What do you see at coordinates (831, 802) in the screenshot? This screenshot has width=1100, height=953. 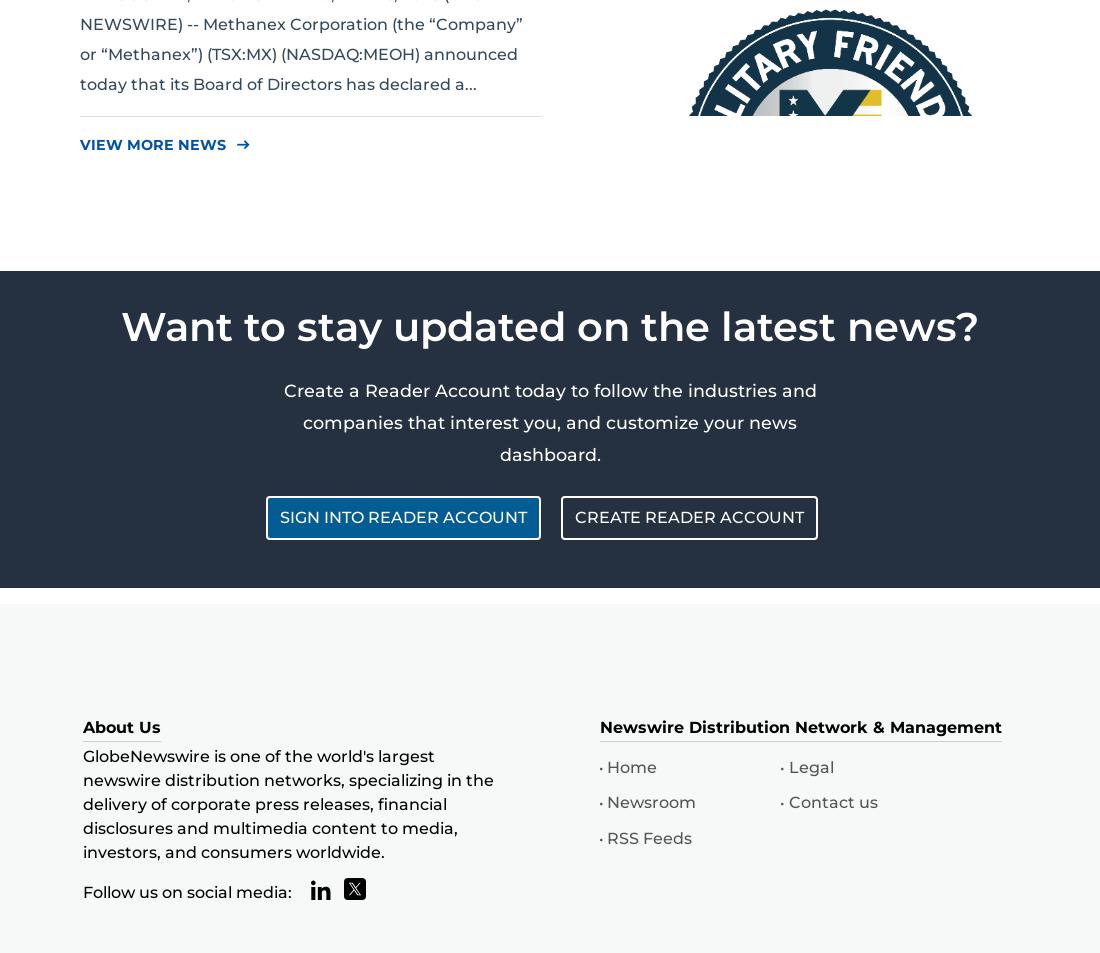 I see `'Contact us'` at bounding box center [831, 802].